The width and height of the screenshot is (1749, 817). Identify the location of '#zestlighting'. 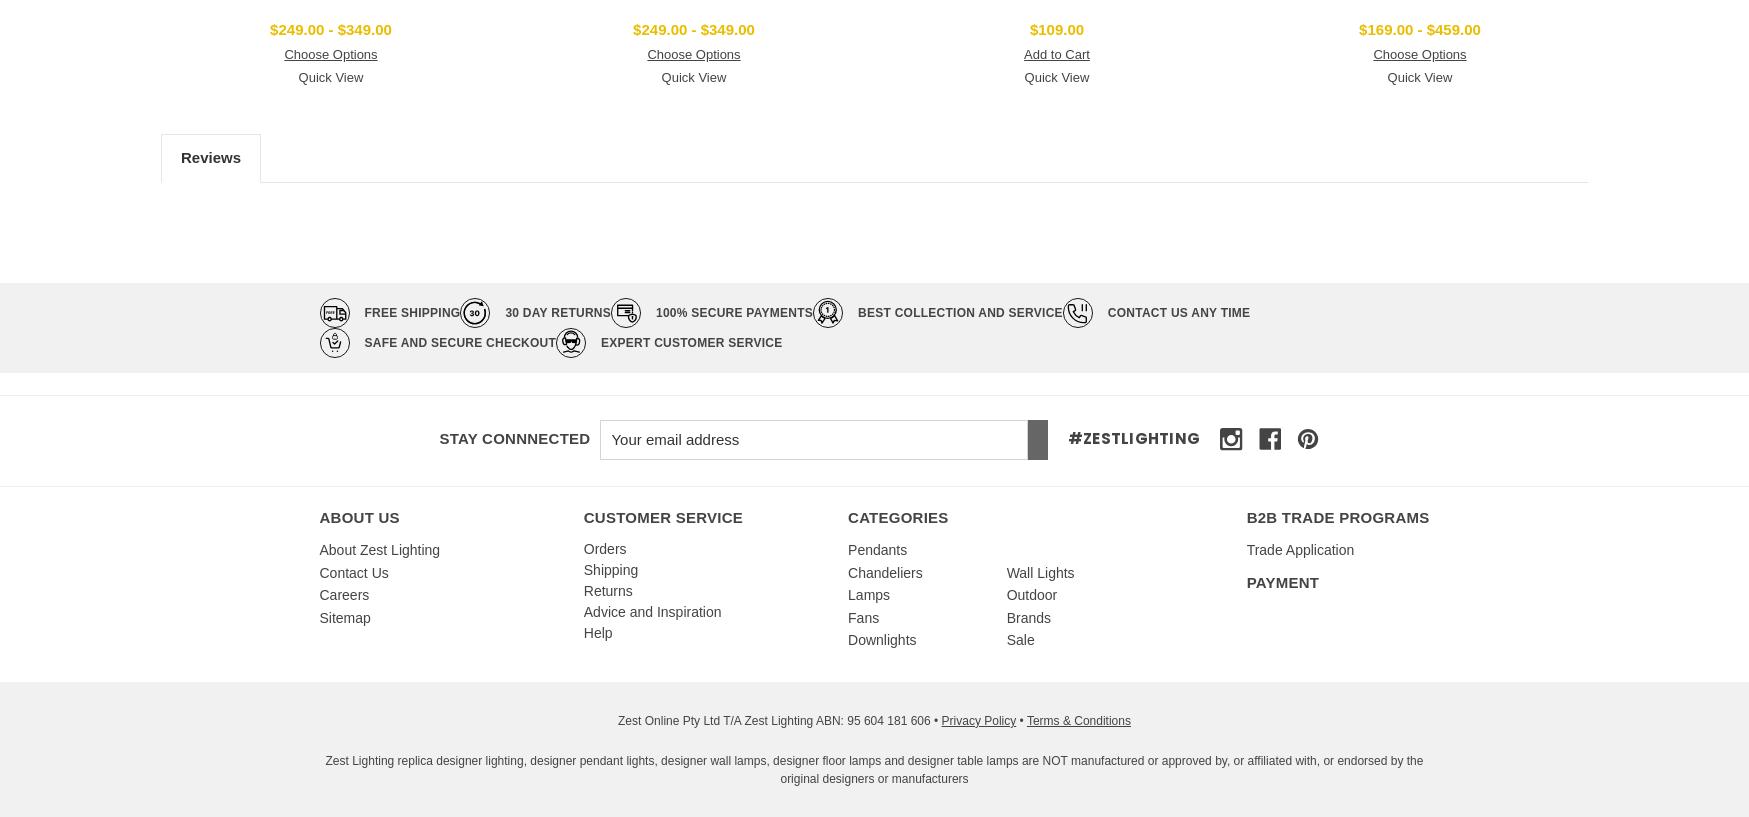
(1132, 438).